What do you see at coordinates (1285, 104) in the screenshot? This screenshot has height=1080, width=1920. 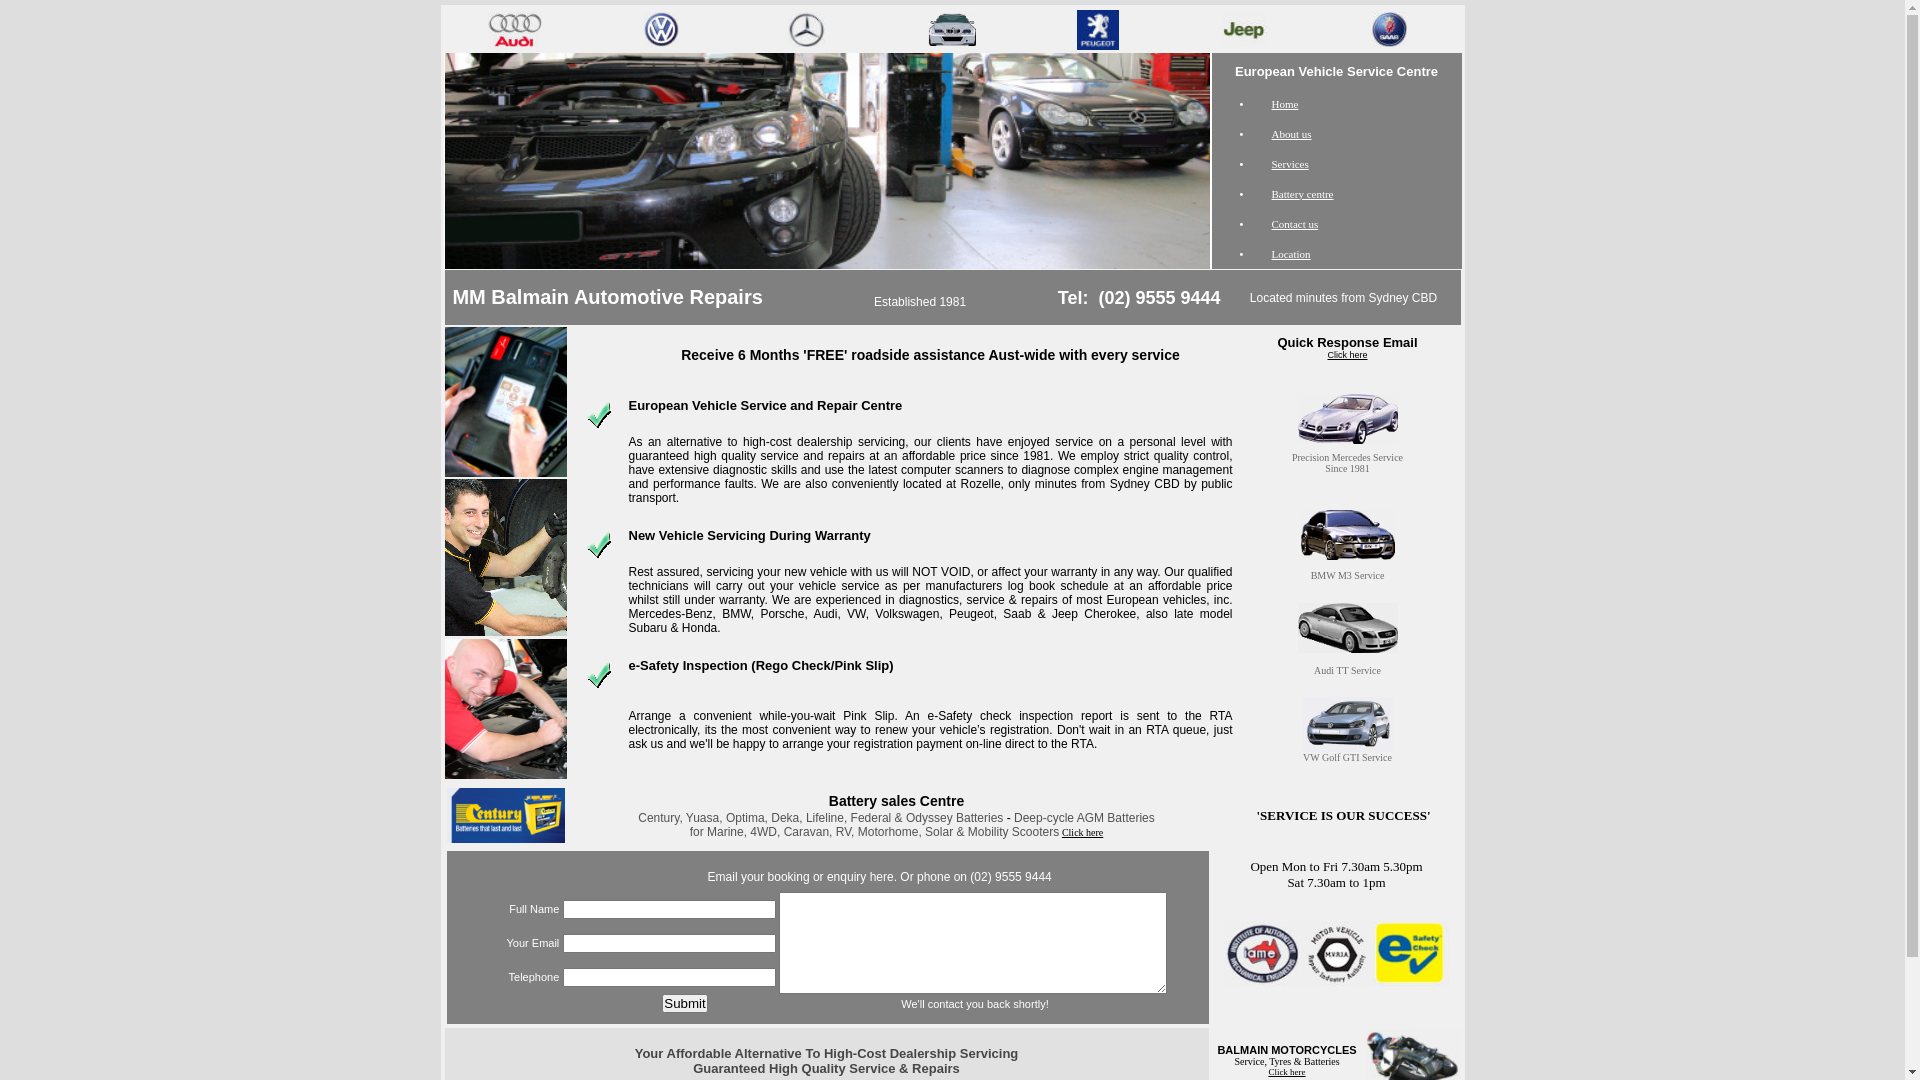 I see `'Home'` at bounding box center [1285, 104].